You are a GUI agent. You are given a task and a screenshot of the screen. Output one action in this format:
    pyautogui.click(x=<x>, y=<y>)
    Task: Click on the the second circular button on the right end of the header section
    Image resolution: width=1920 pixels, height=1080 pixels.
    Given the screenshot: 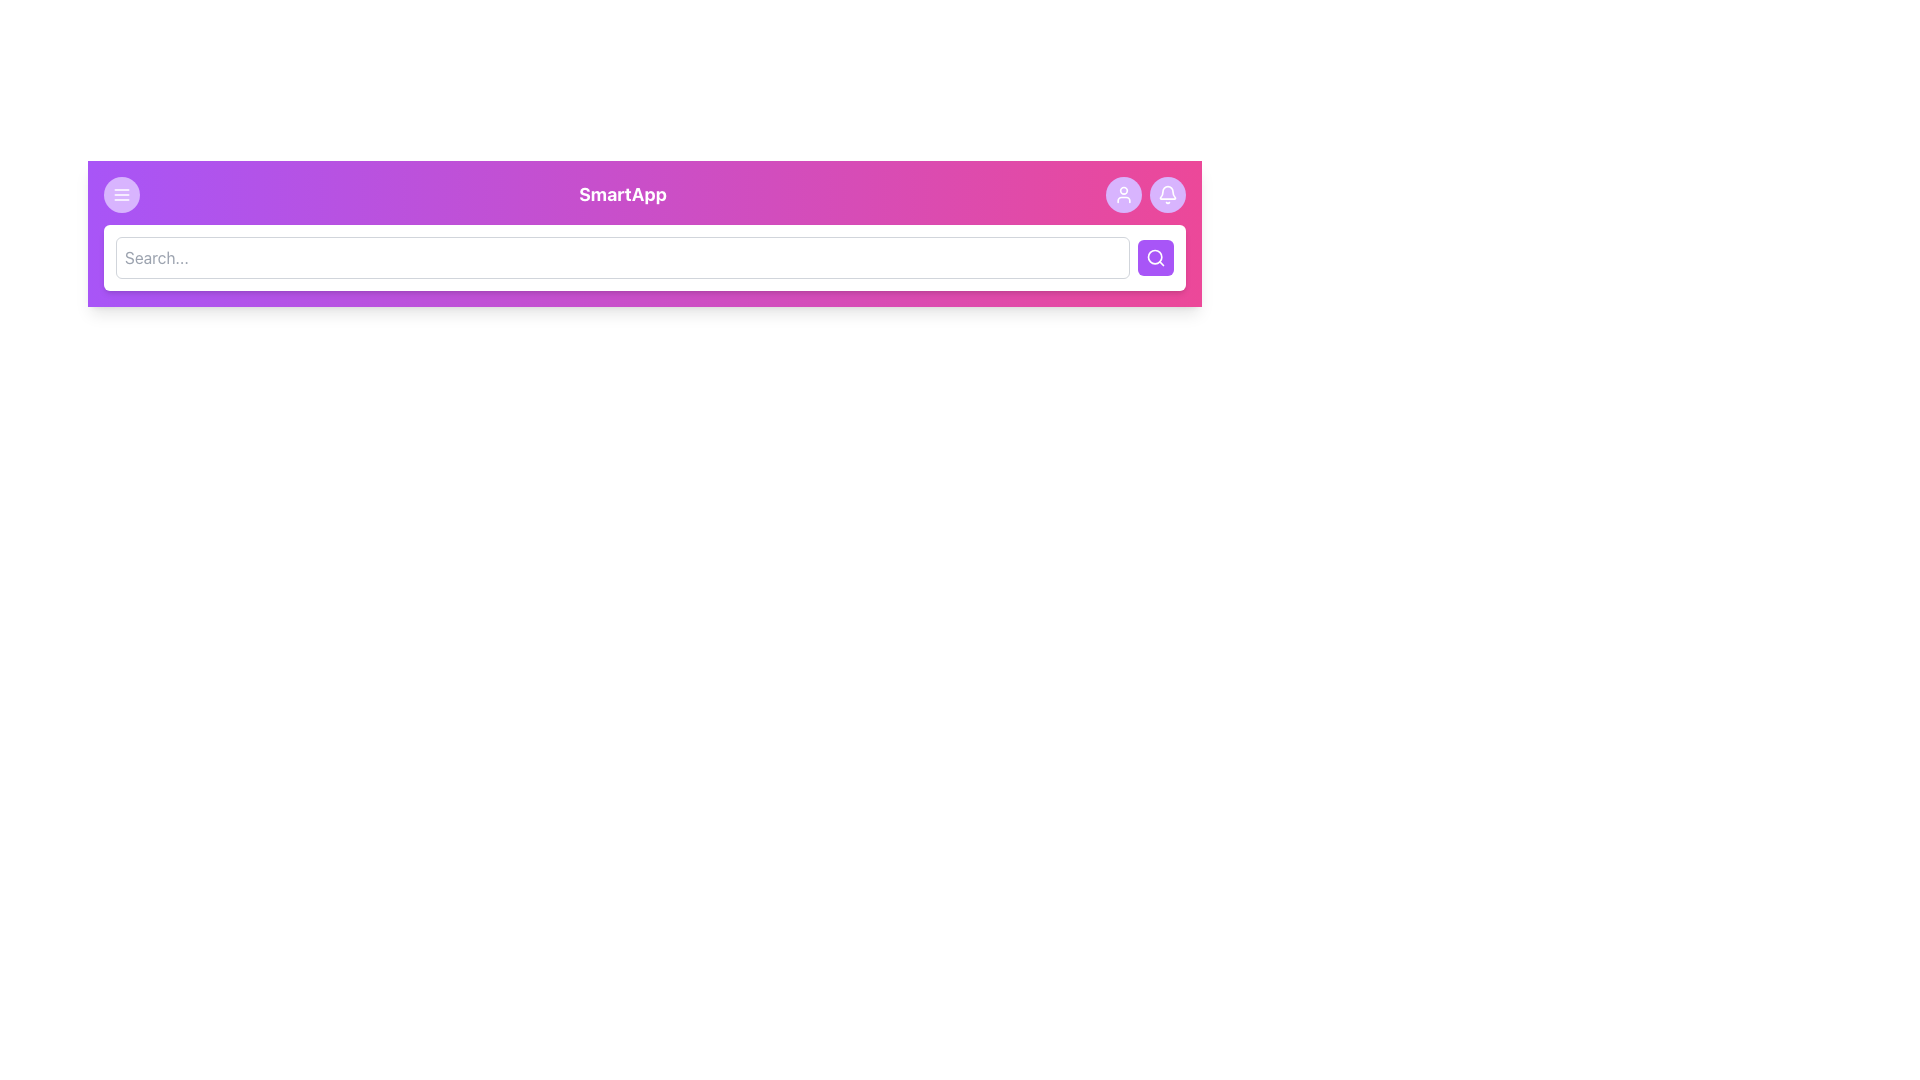 What is the action you would take?
    pyautogui.click(x=1167, y=195)
    